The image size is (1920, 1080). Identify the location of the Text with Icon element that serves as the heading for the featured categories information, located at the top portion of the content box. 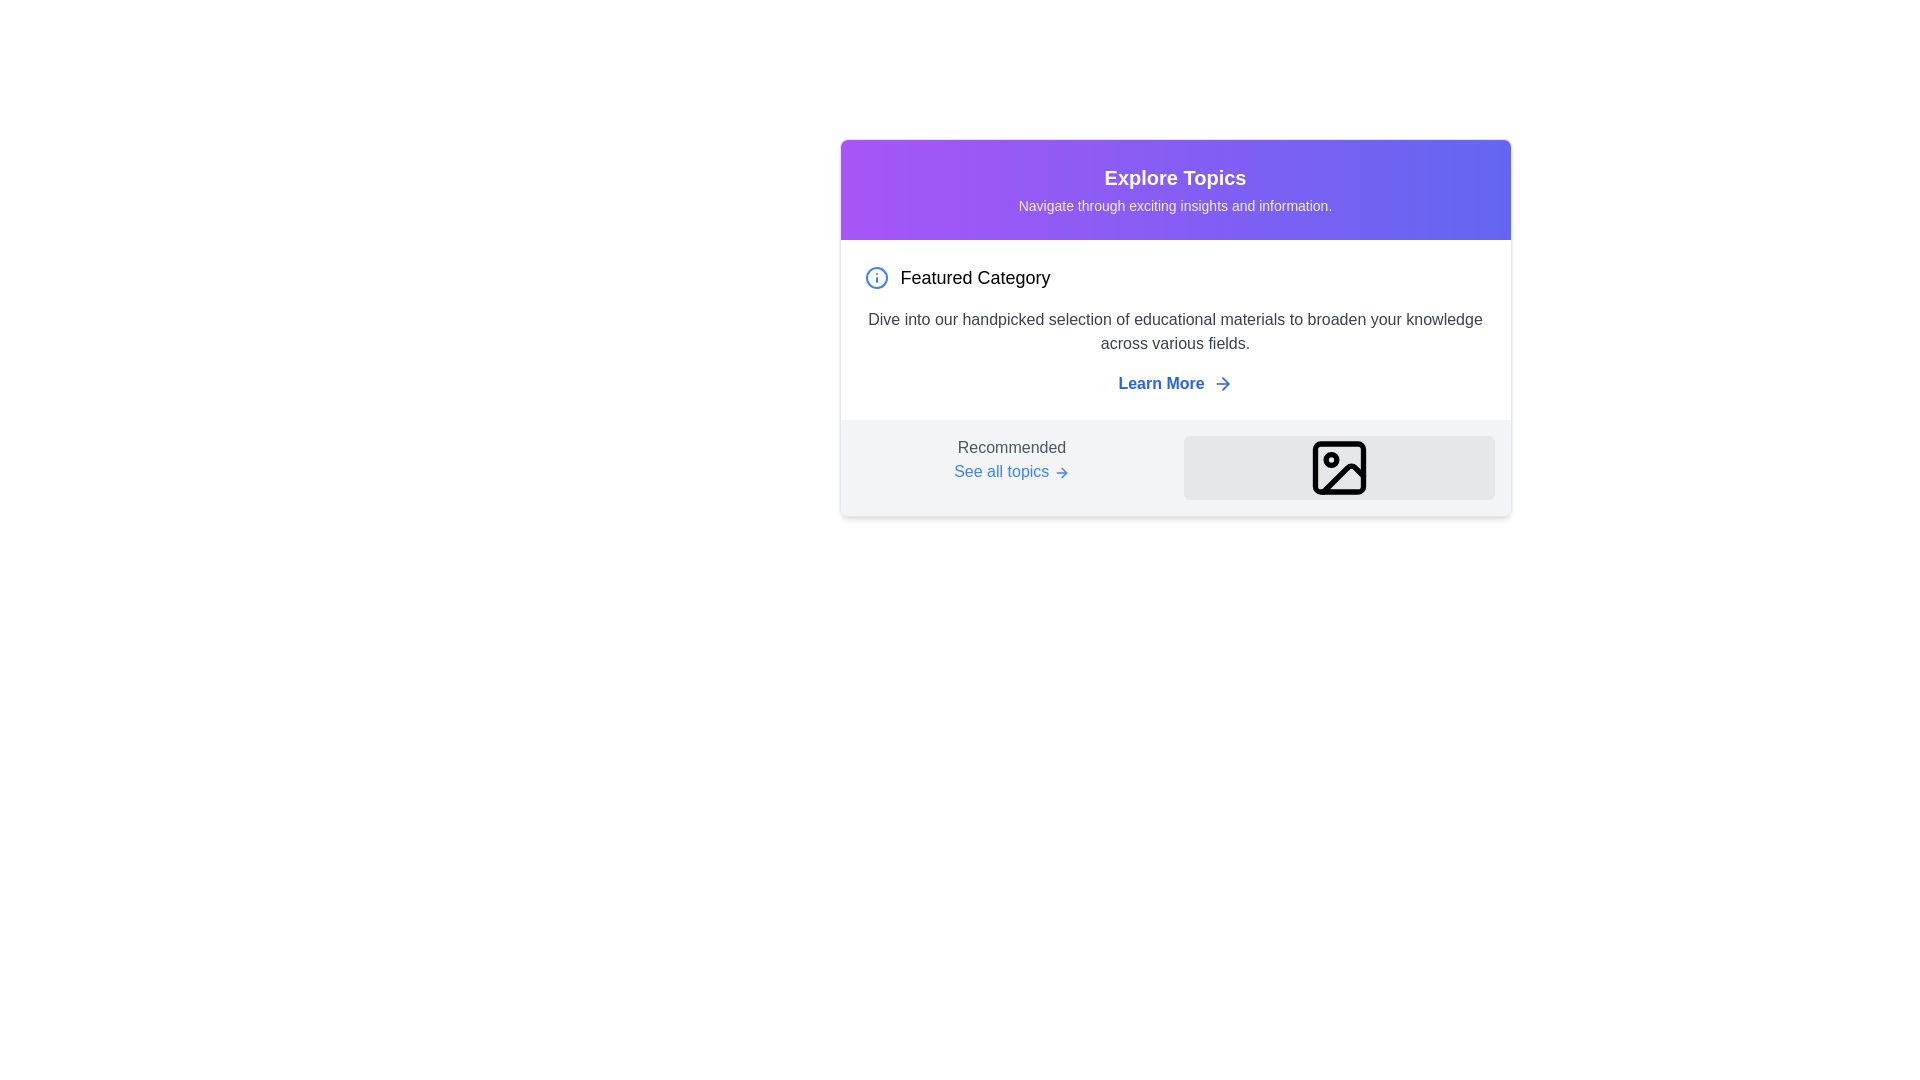
(1175, 277).